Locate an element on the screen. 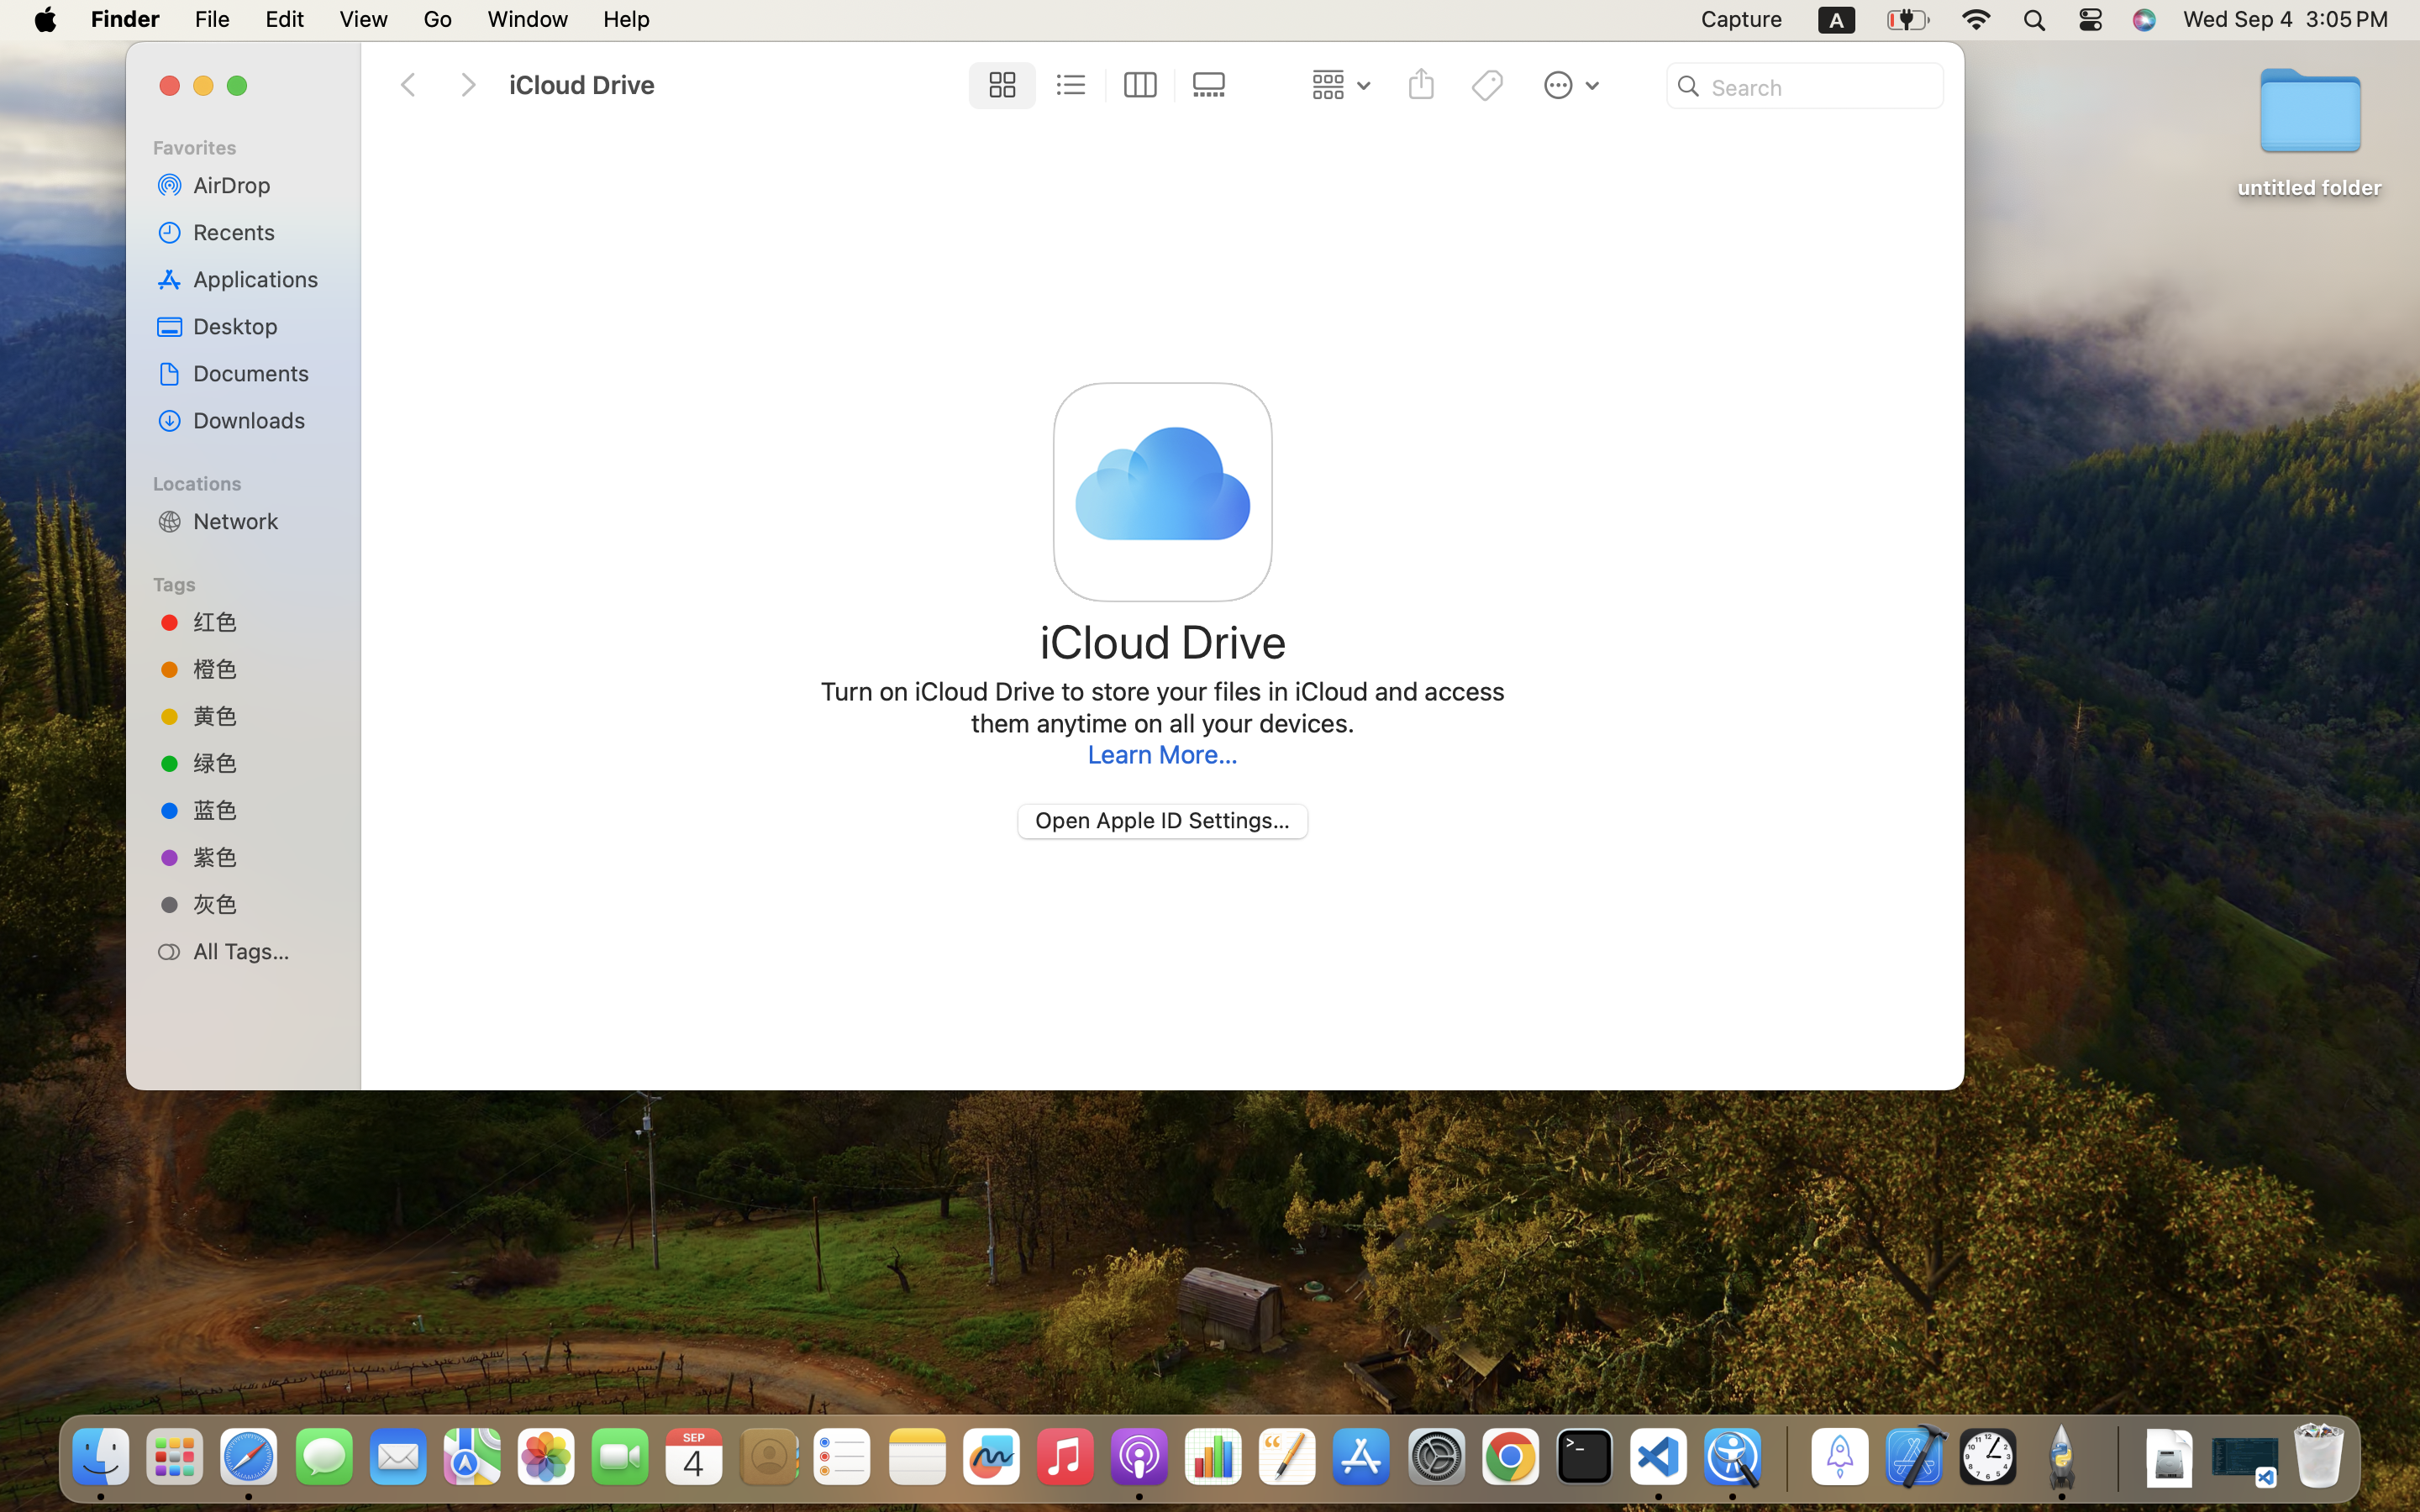 This screenshot has width=2420, height=1512. 'All Tags…' is located at coordinates (260, 949).